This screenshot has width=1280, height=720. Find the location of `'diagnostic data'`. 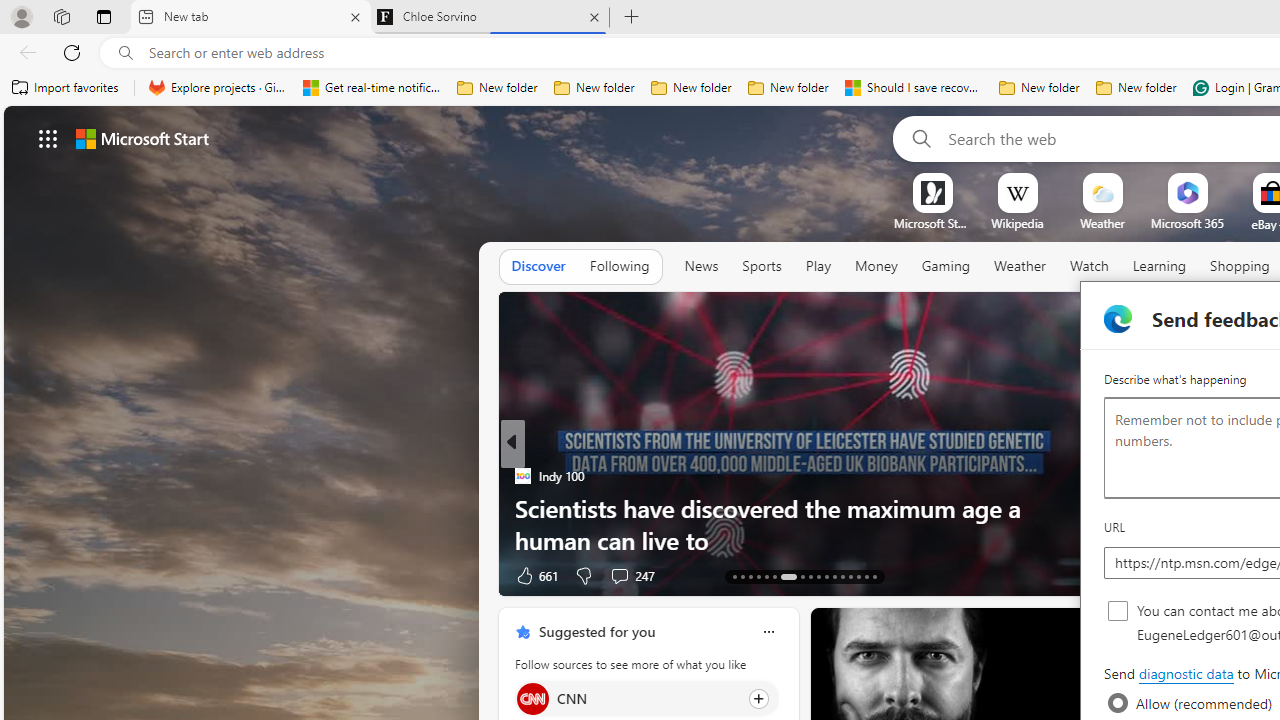

'diagnostic data' is located at coordinates (1185, 674).